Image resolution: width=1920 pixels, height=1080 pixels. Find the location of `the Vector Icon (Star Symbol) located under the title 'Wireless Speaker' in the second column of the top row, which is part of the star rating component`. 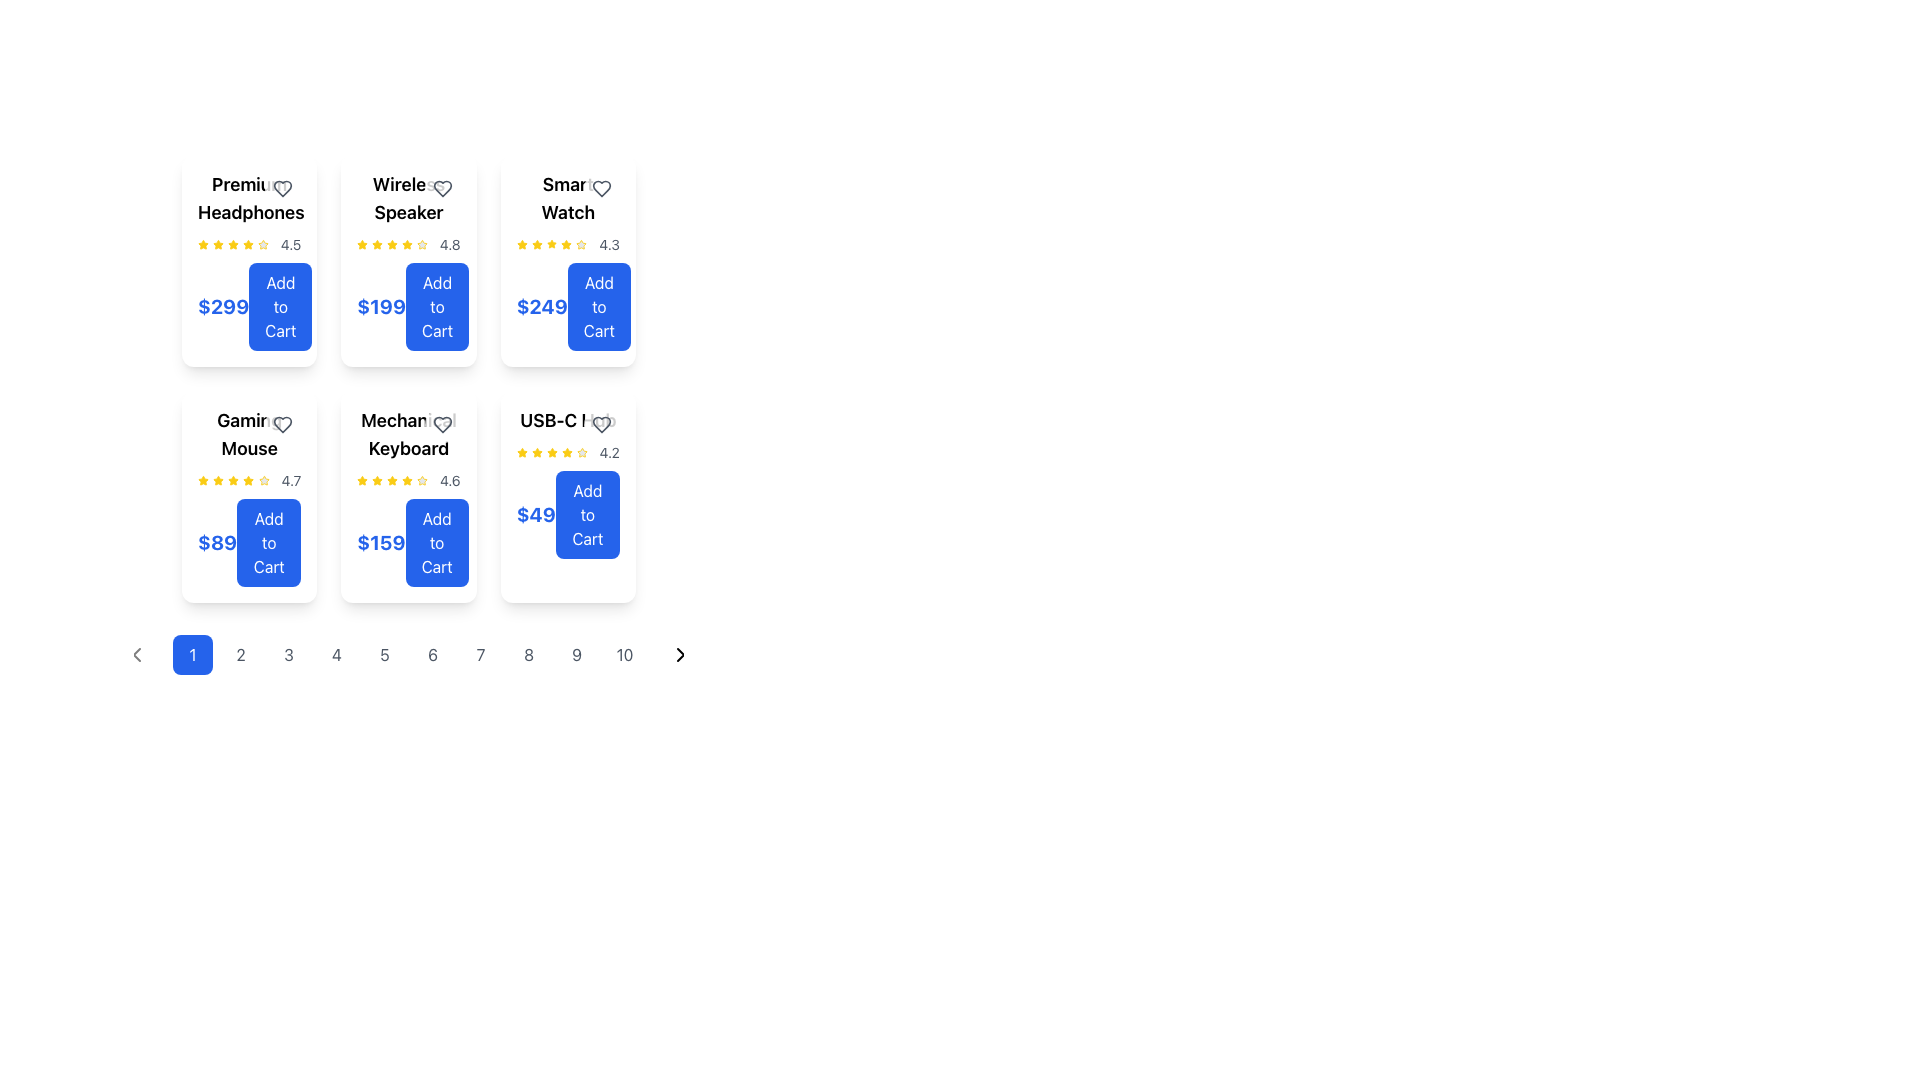

the Vector Icon (Star Symbol) located under the title 'Wireless Speaker' in the second column of the top row, which is part of the star rating component is located at coordinates (421, 243).